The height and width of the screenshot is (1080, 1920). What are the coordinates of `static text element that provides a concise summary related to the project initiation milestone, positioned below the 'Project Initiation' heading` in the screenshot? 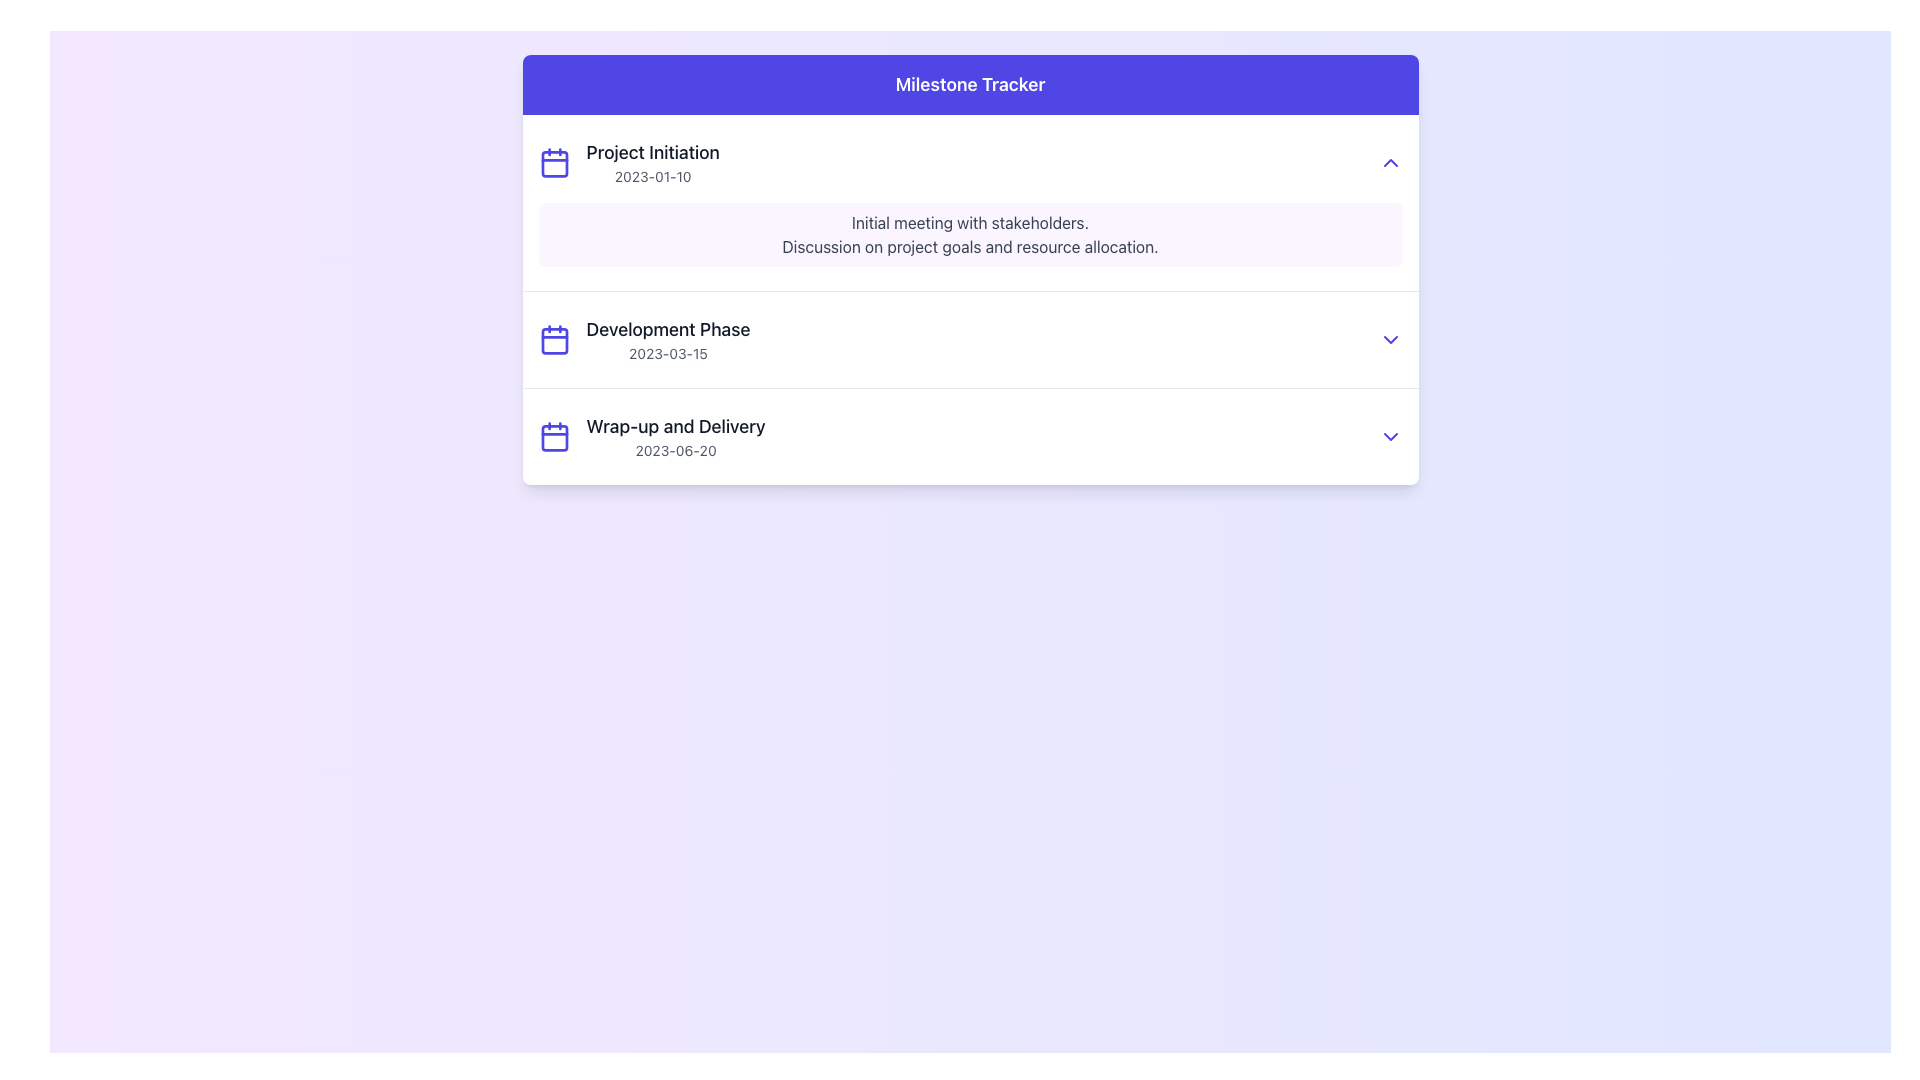 It's located at (970, 223).